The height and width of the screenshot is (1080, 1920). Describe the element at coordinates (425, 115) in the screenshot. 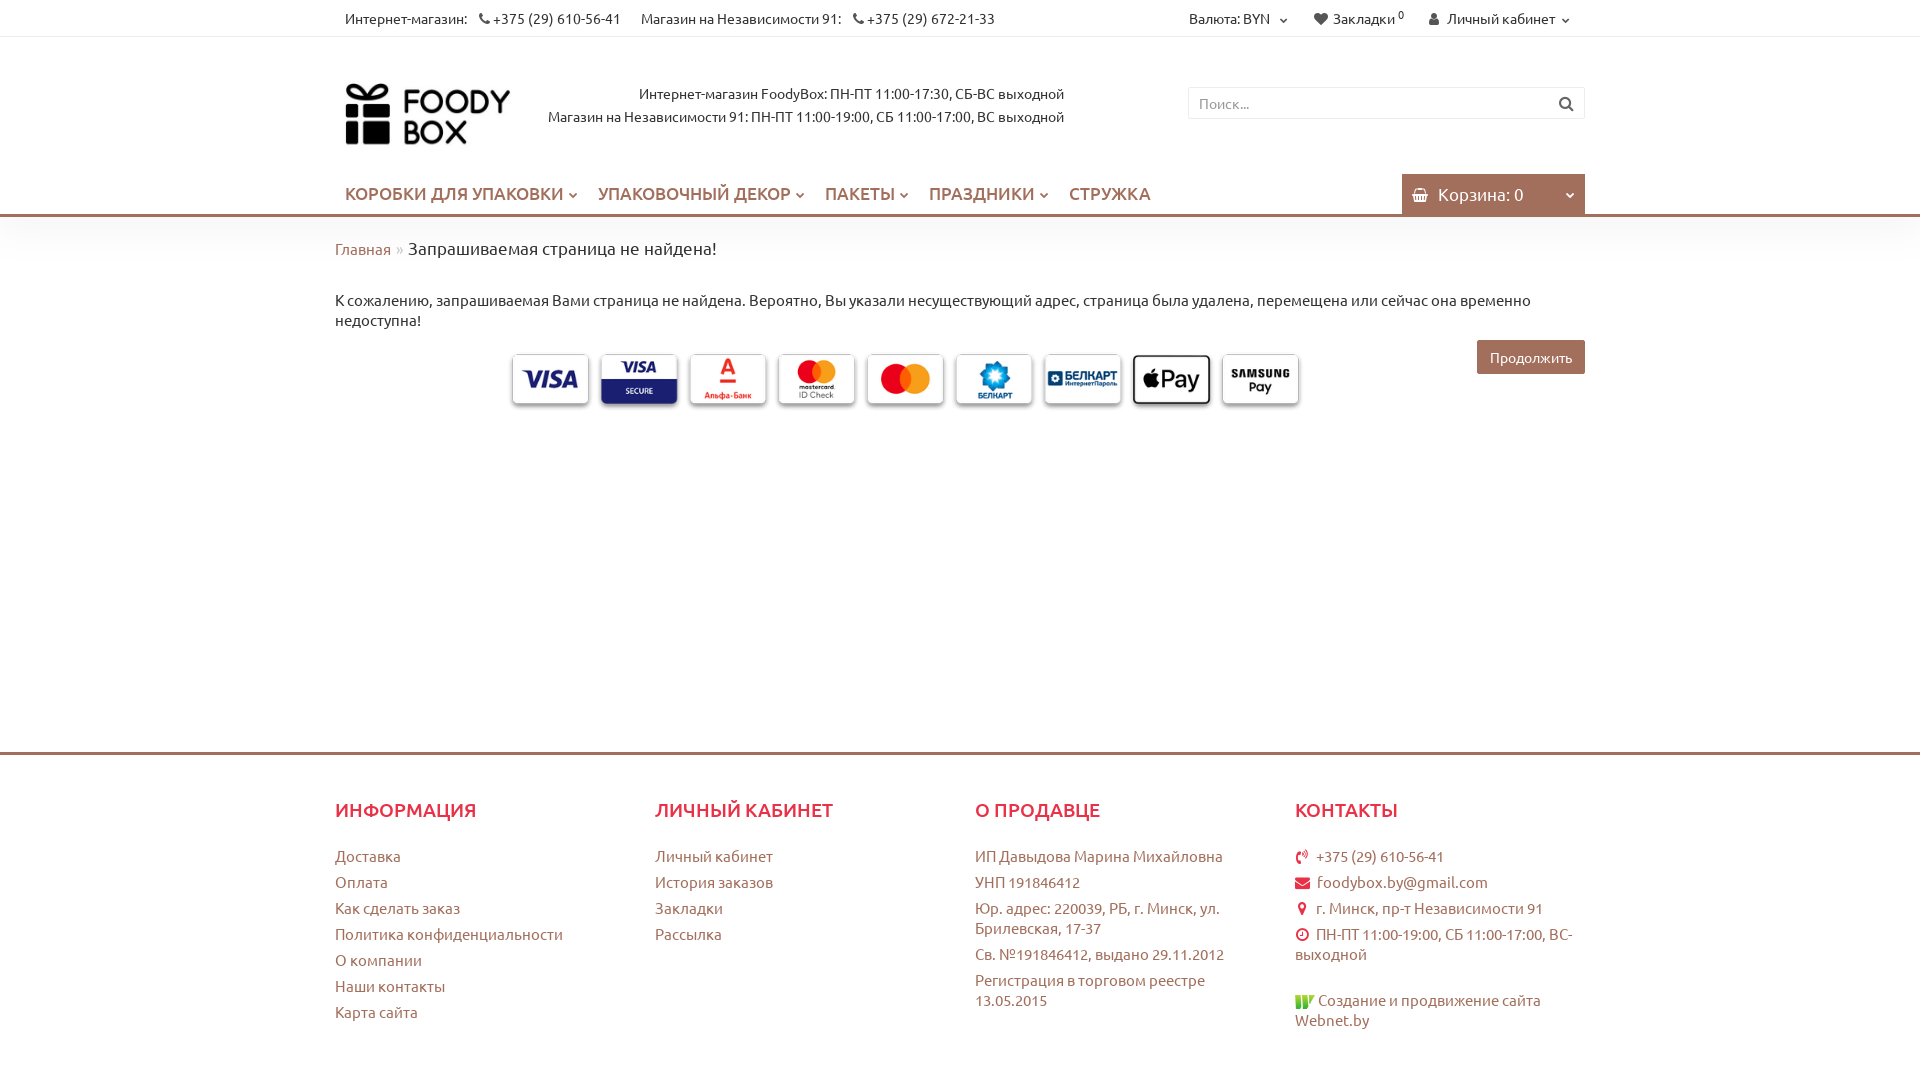

I see `'FoodyBox'` at that location.